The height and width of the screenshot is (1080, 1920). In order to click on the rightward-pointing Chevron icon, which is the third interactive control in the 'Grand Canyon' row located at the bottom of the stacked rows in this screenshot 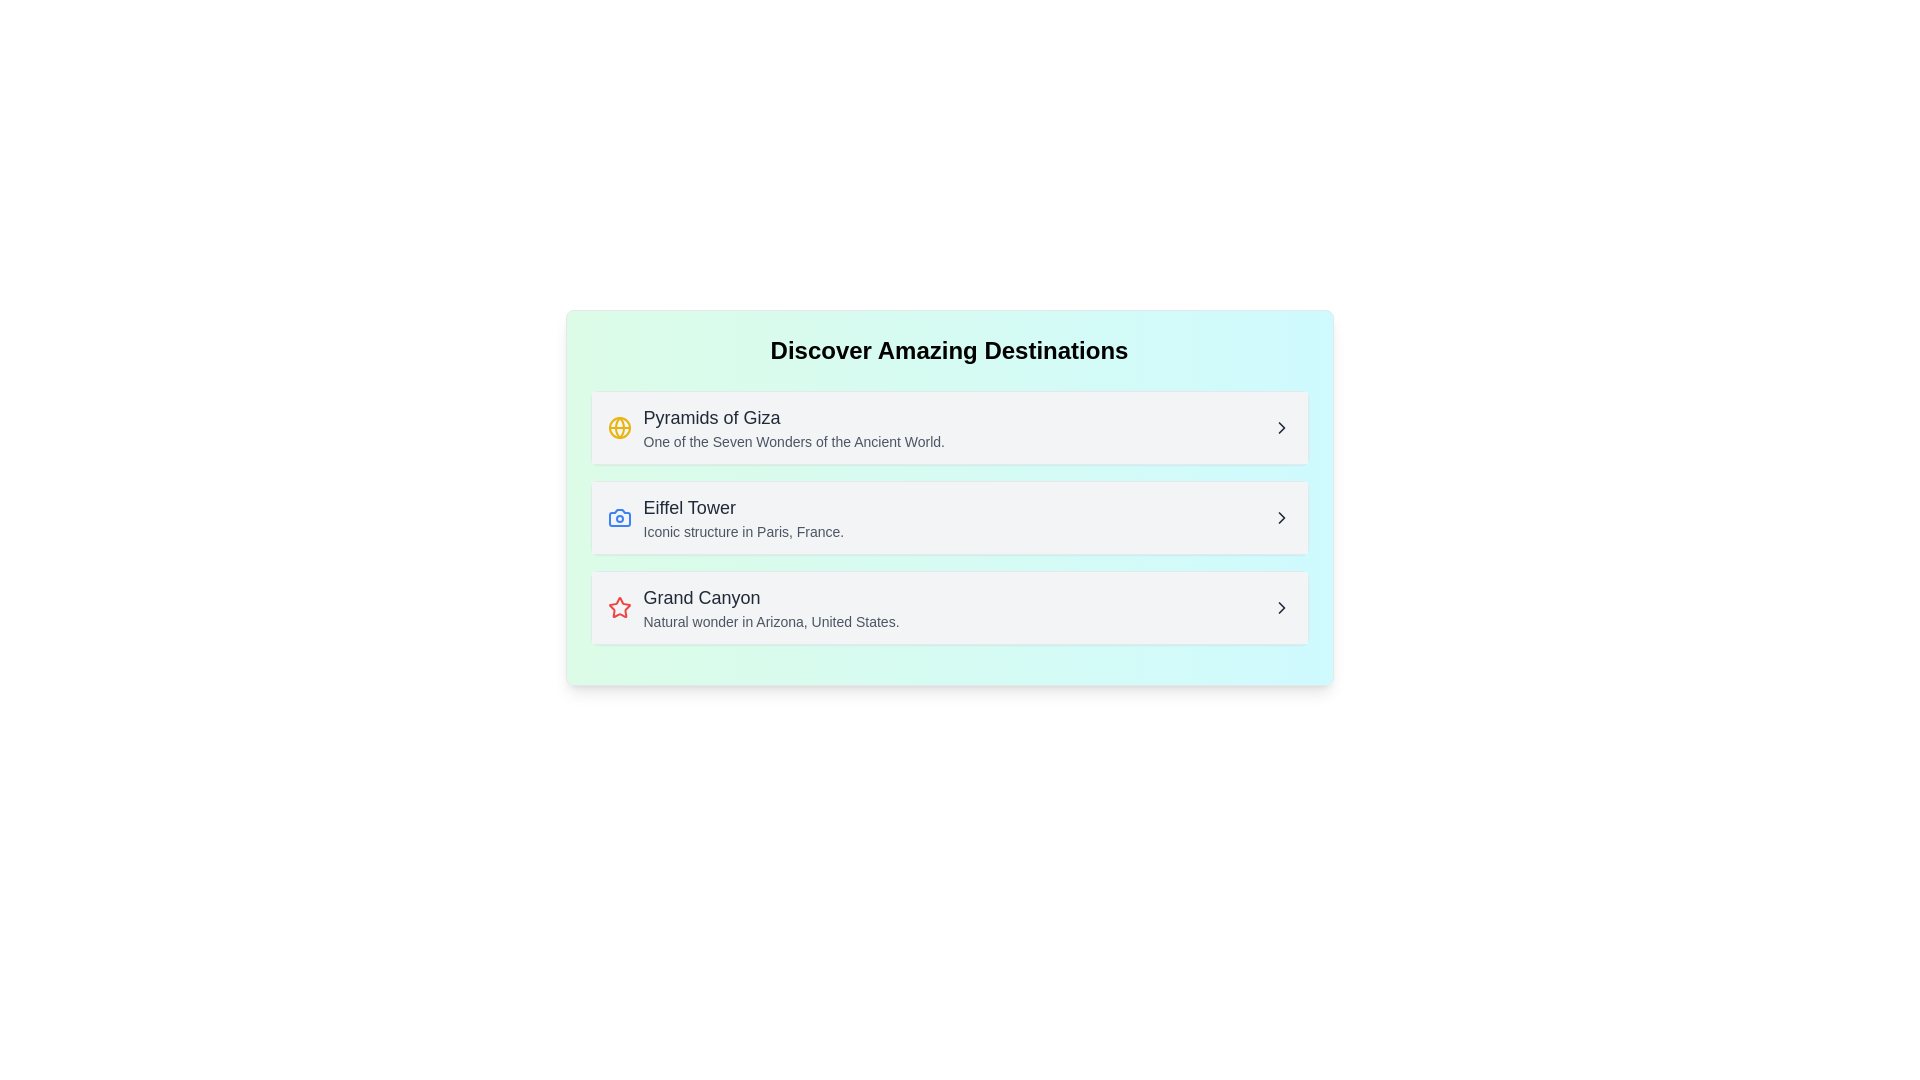, I will do `click(1281, 607)`.